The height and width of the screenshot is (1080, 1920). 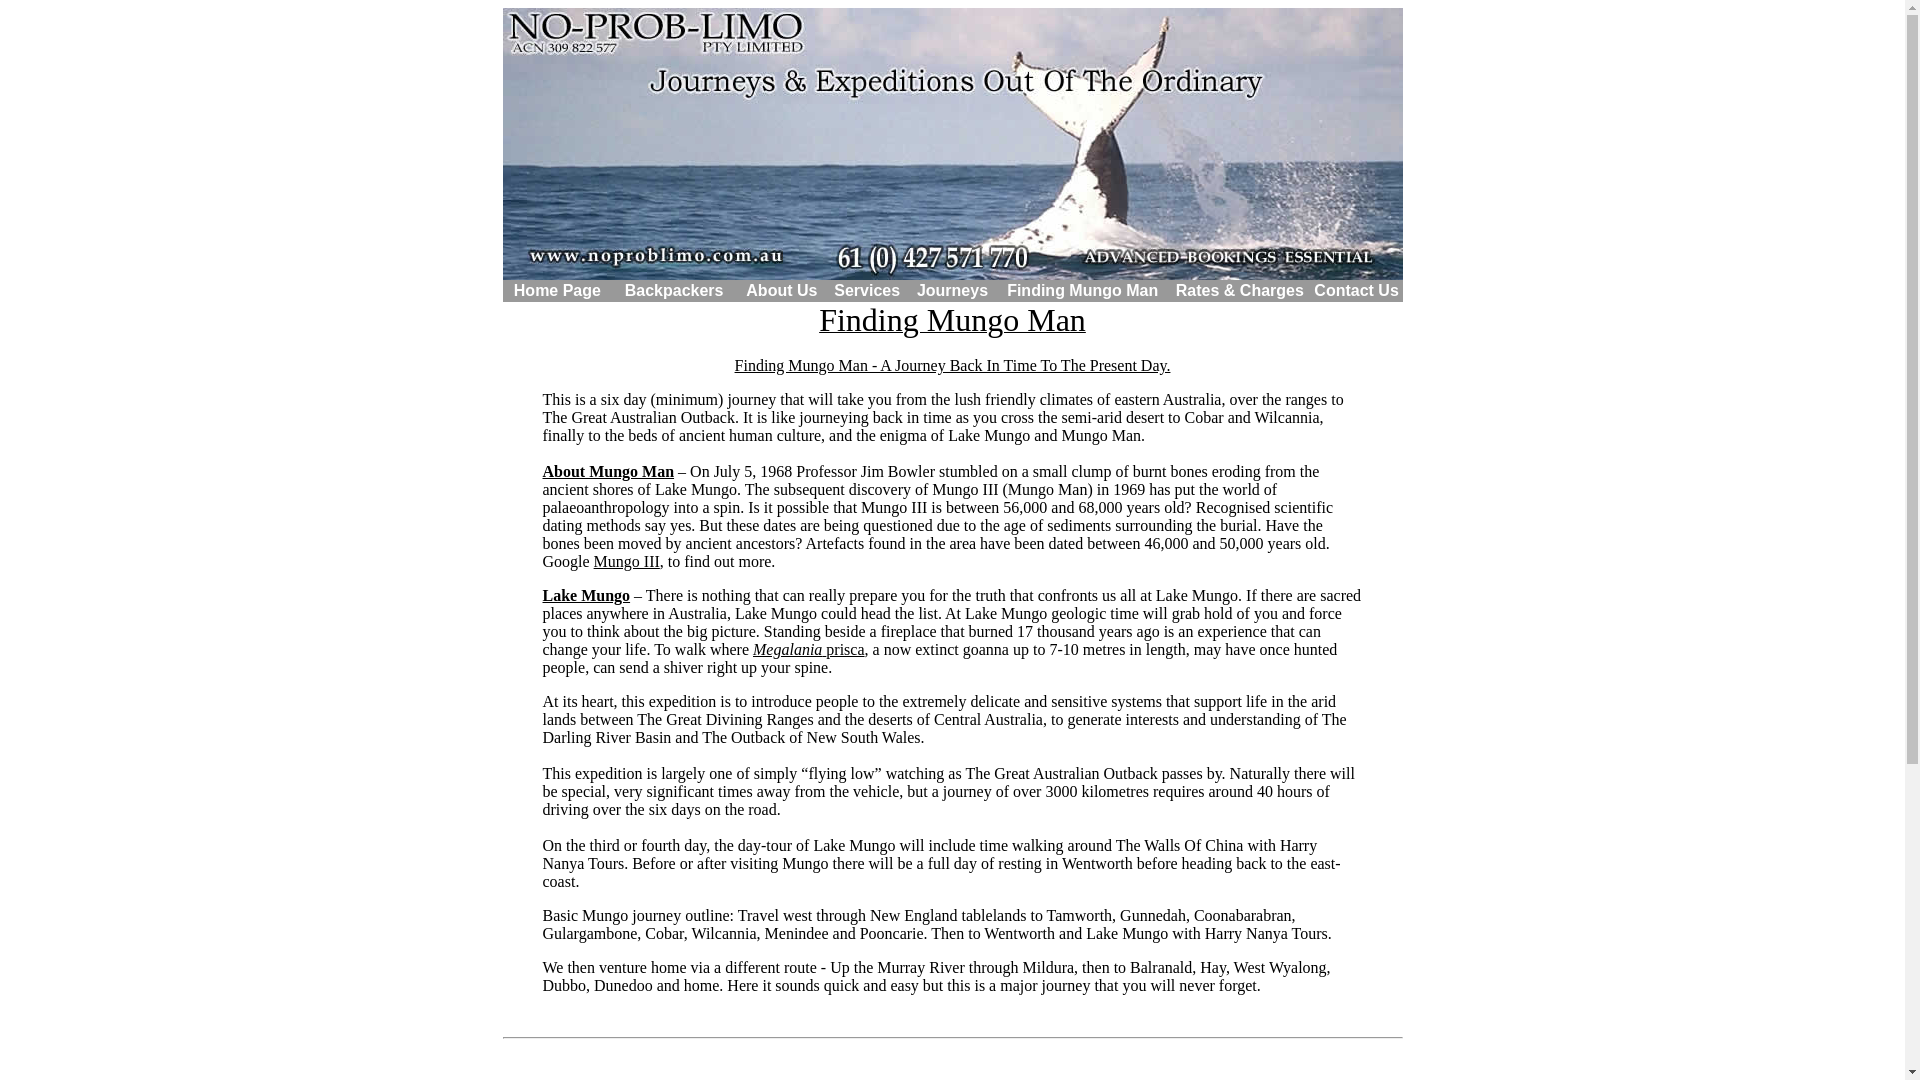 I want to click on 'Journeys', so click(x=951, y=290).